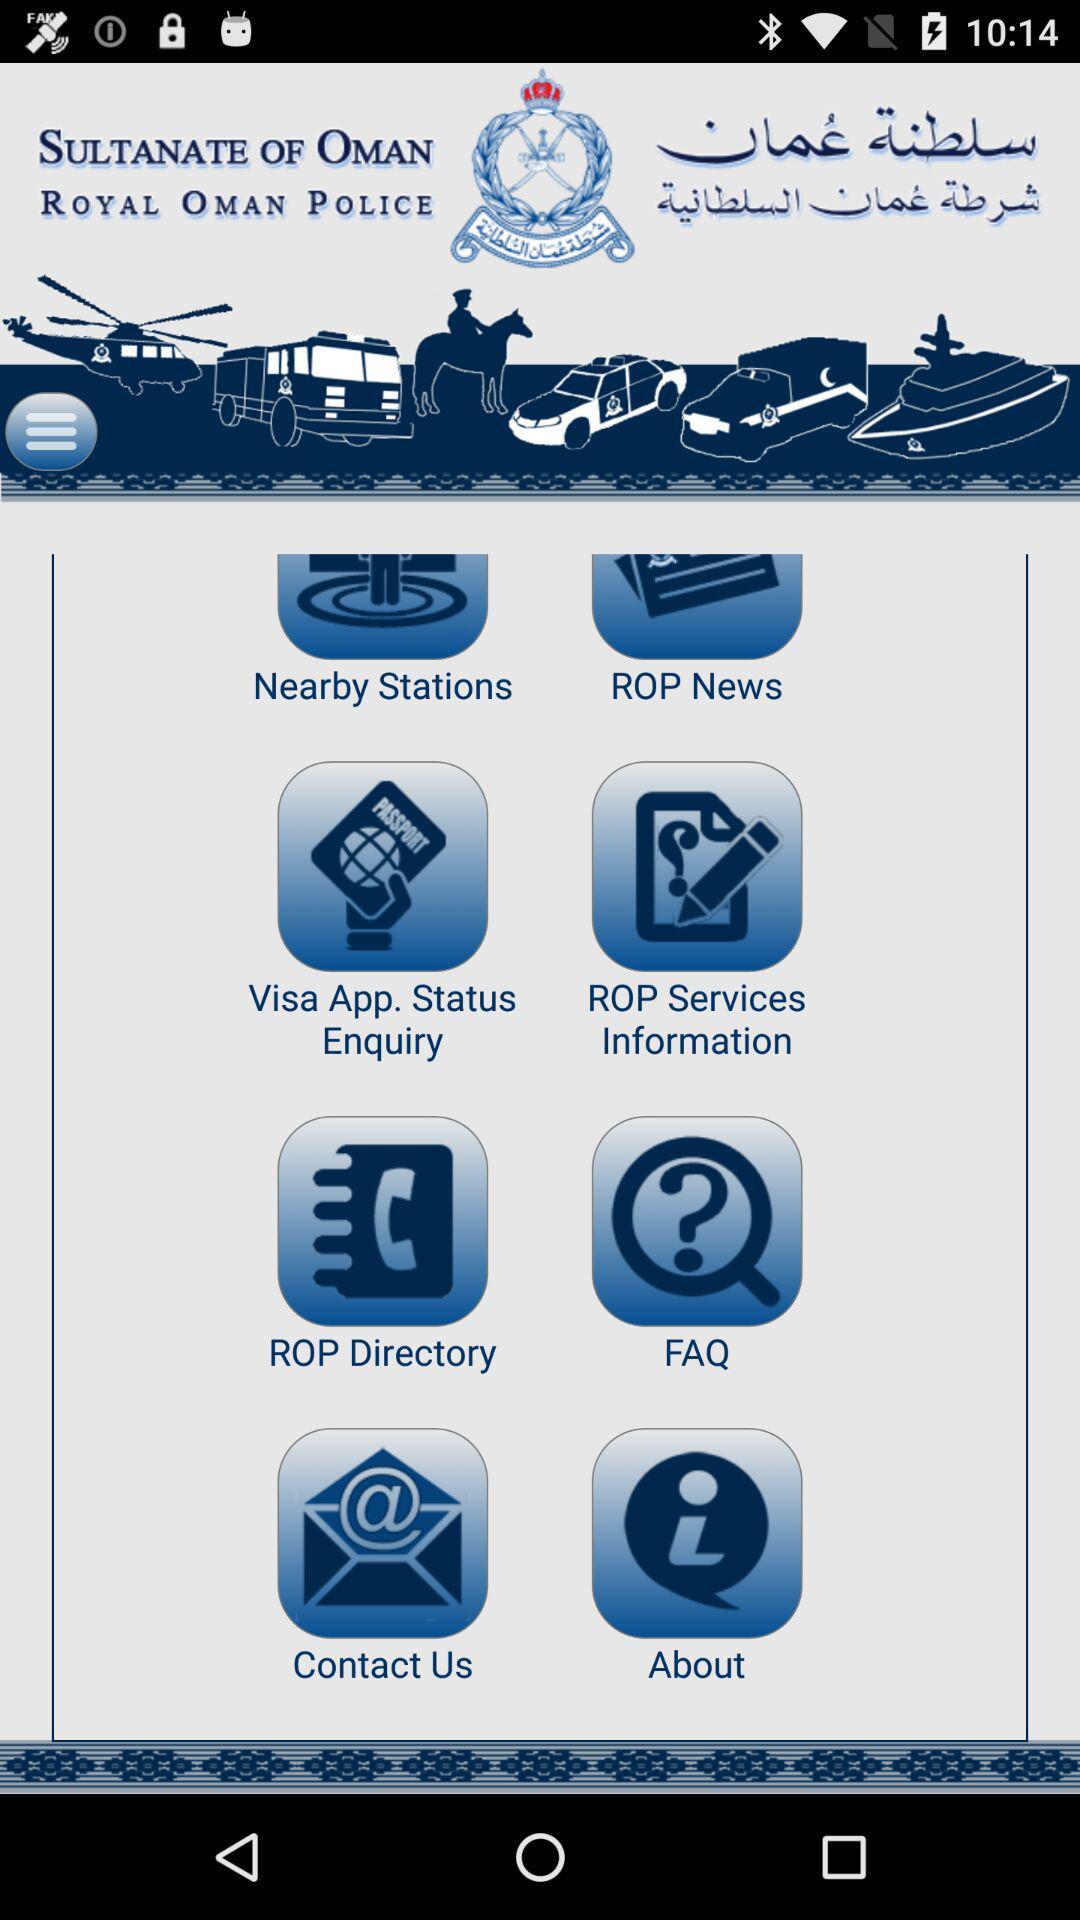  What do you see at coordinates (382, 866) in the screenshot?
I see `the app to the left of the rop news item` at bounding box center [382, 866].